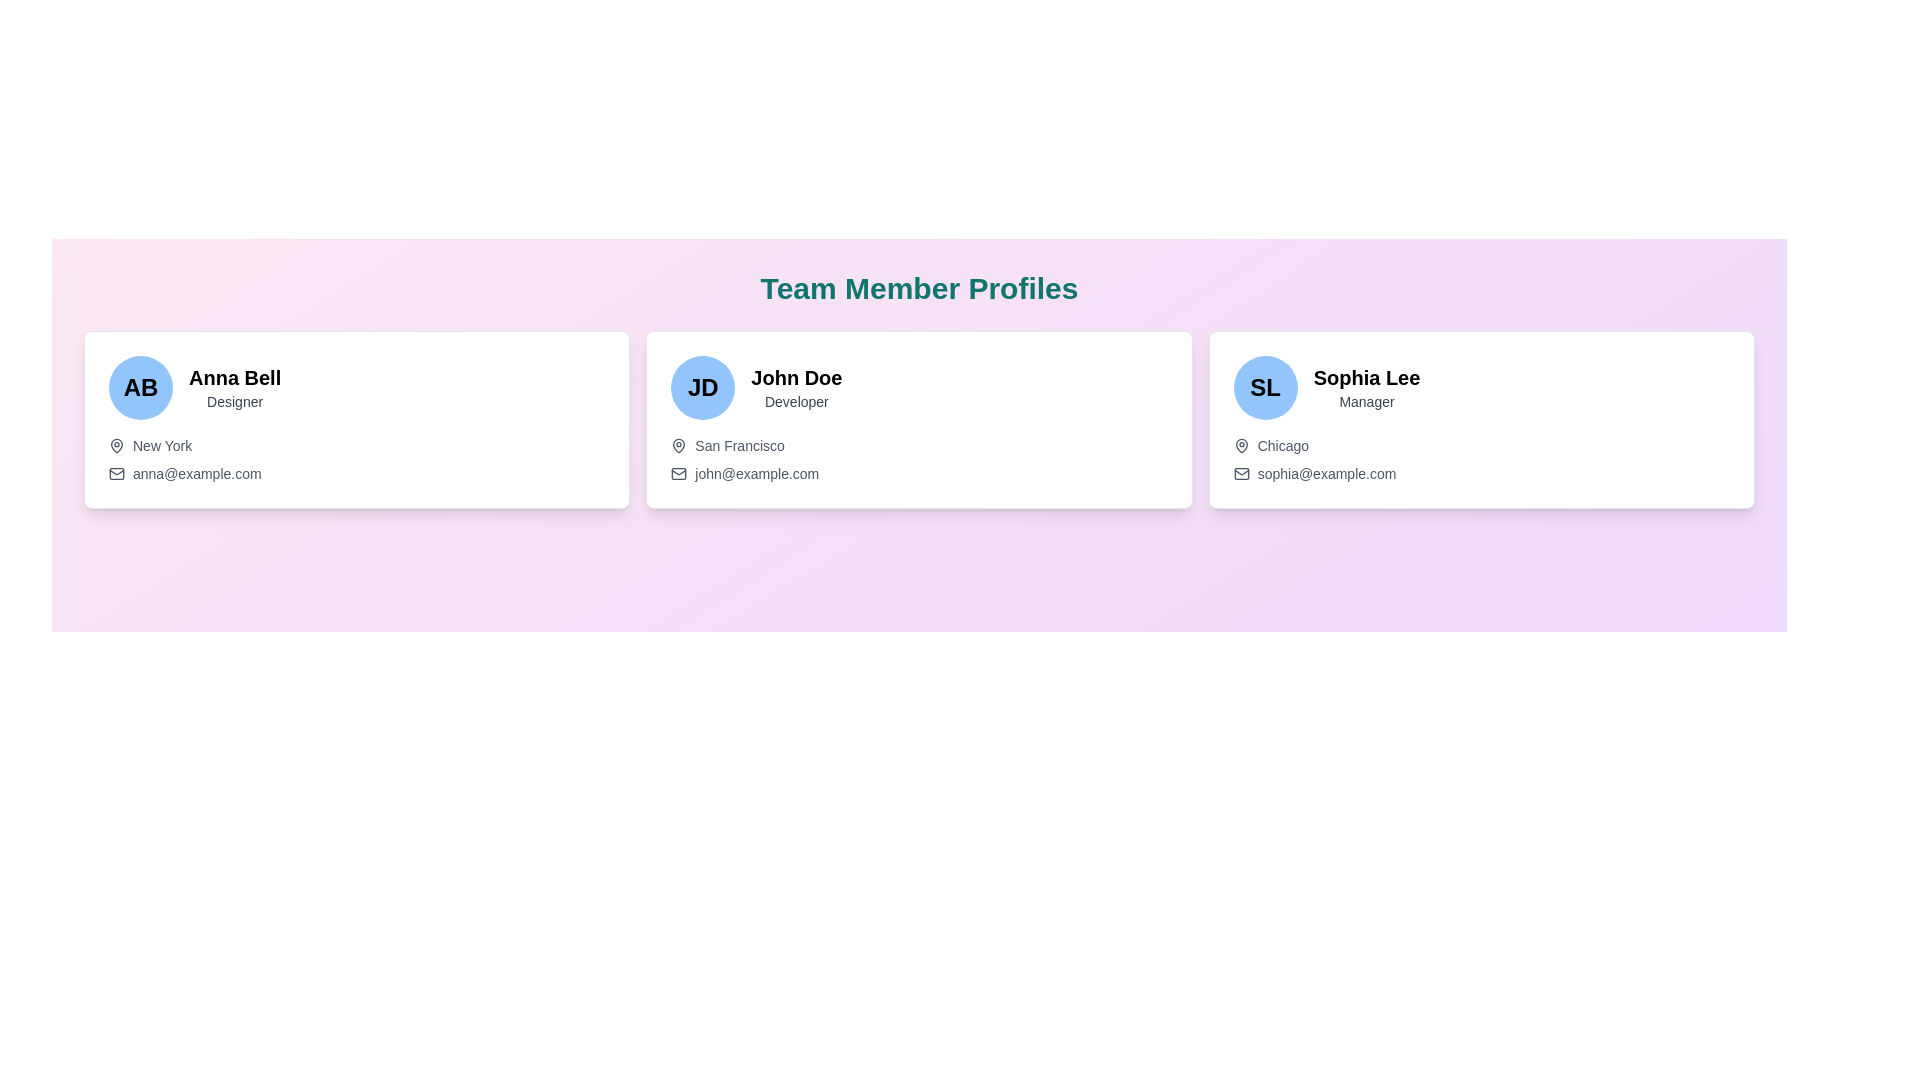  What do you see at coordinates (357, 419) in the screenshot?
I see `the profile card for 'Anna Bell' which displays her initials 'AB' in a circular avatar, along with her name and details` at bounding box center [357, 419].